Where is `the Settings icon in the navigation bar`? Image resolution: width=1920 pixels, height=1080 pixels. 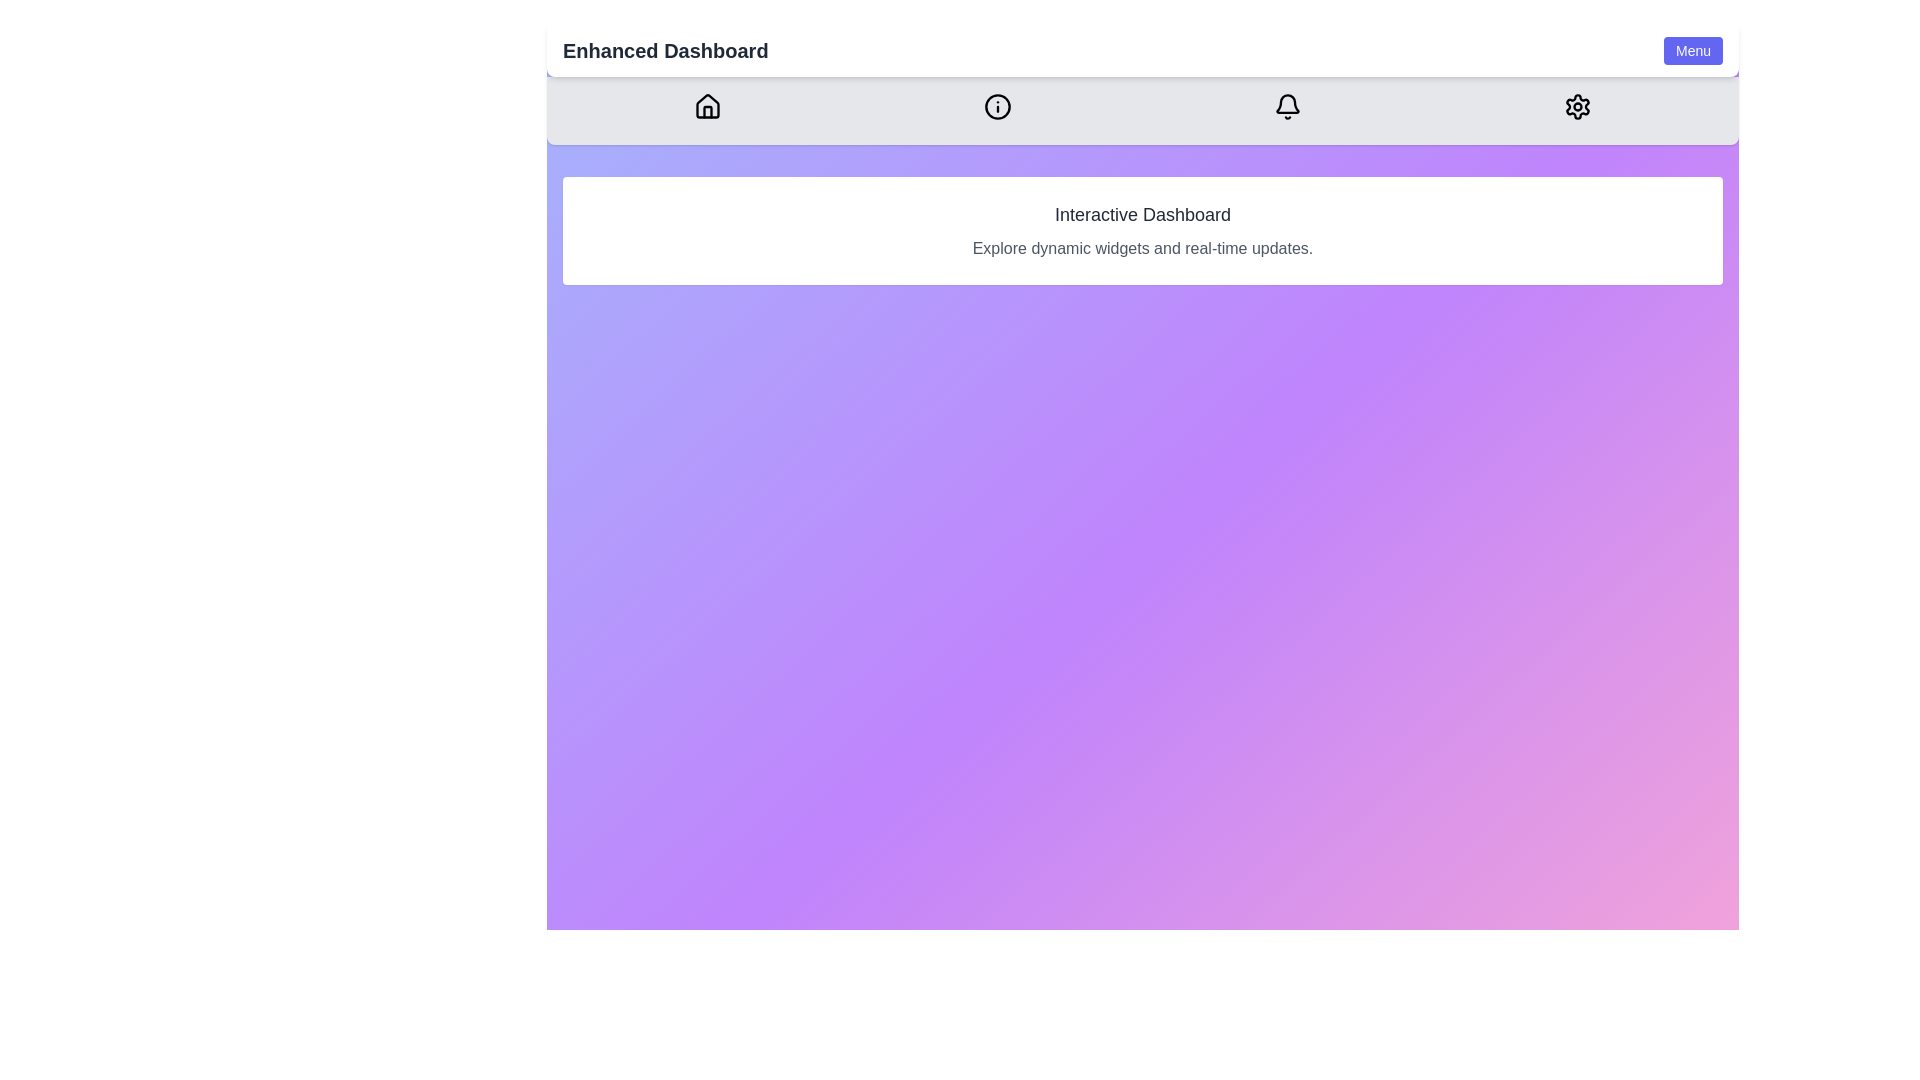
the Settings icon in the navigation bar is located at coordinates (1577, 107).